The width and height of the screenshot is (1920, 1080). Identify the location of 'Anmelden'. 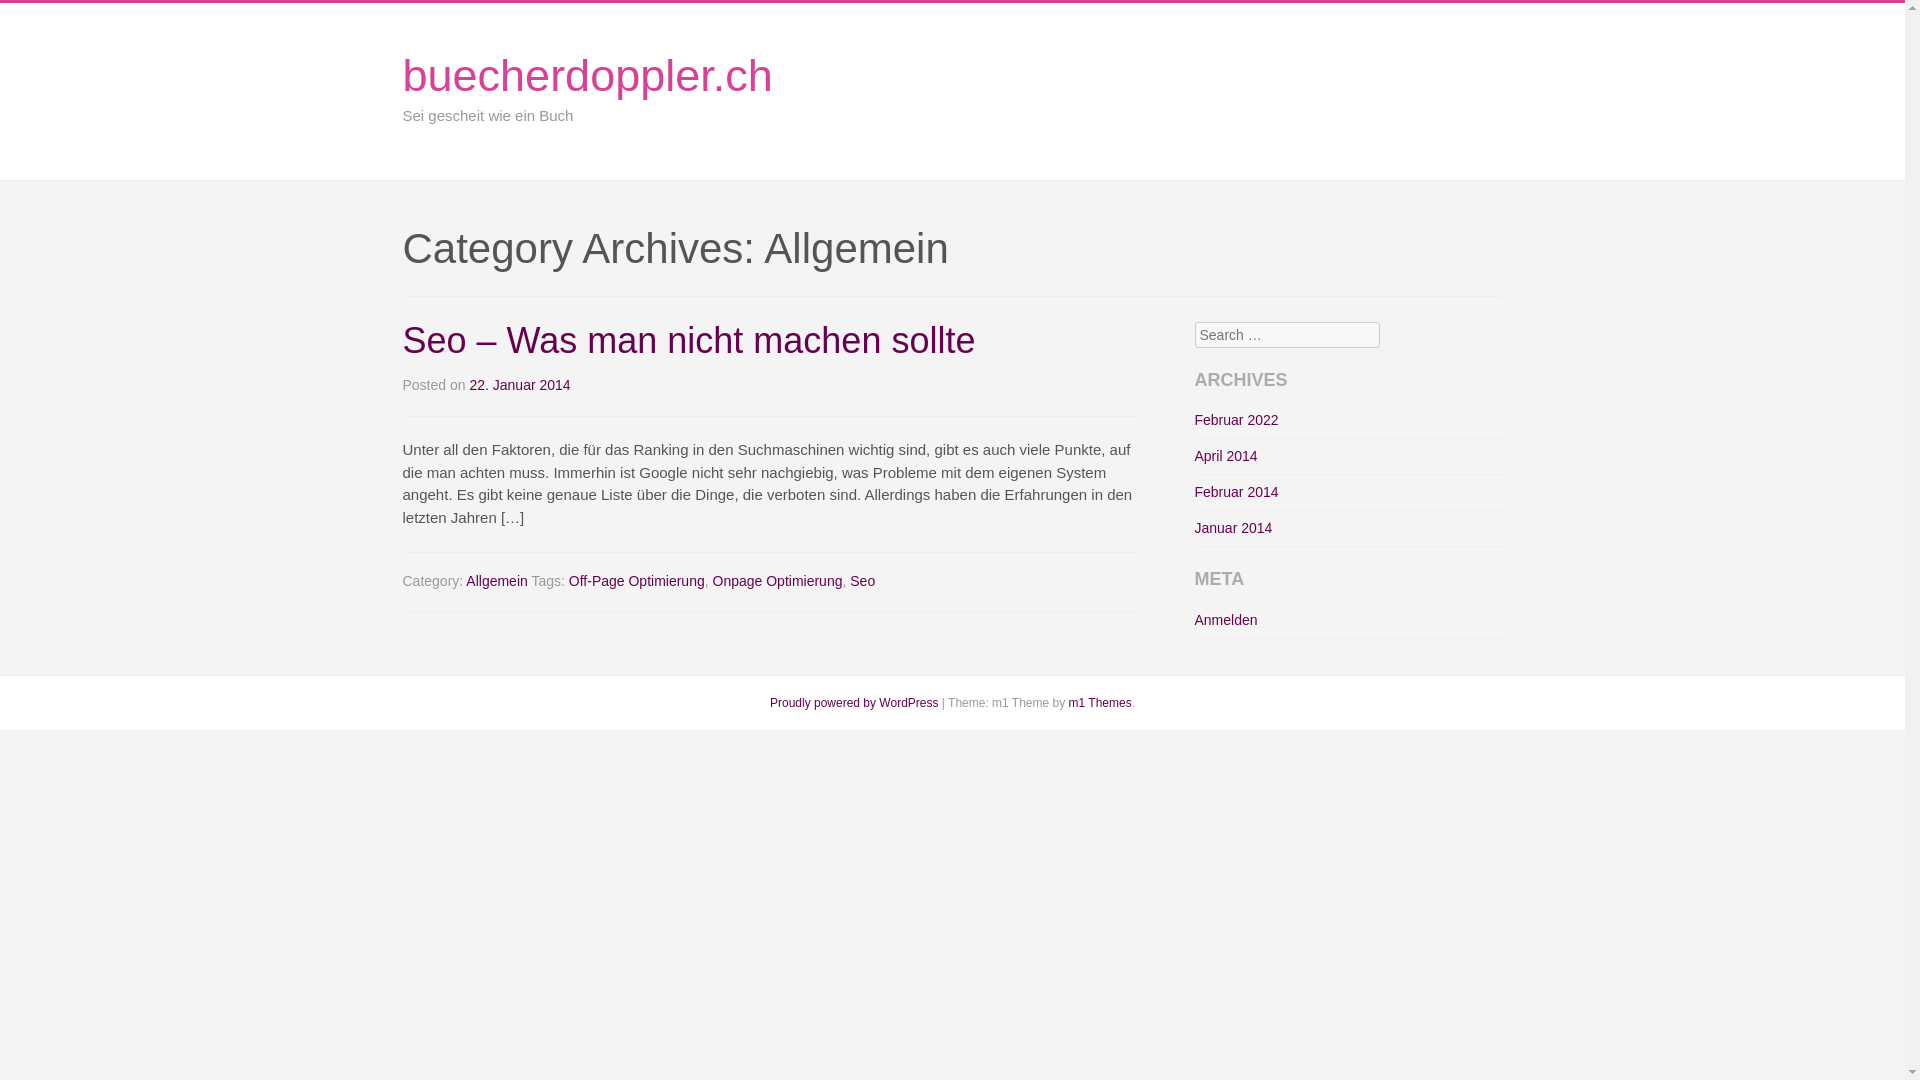
(1194, 619).